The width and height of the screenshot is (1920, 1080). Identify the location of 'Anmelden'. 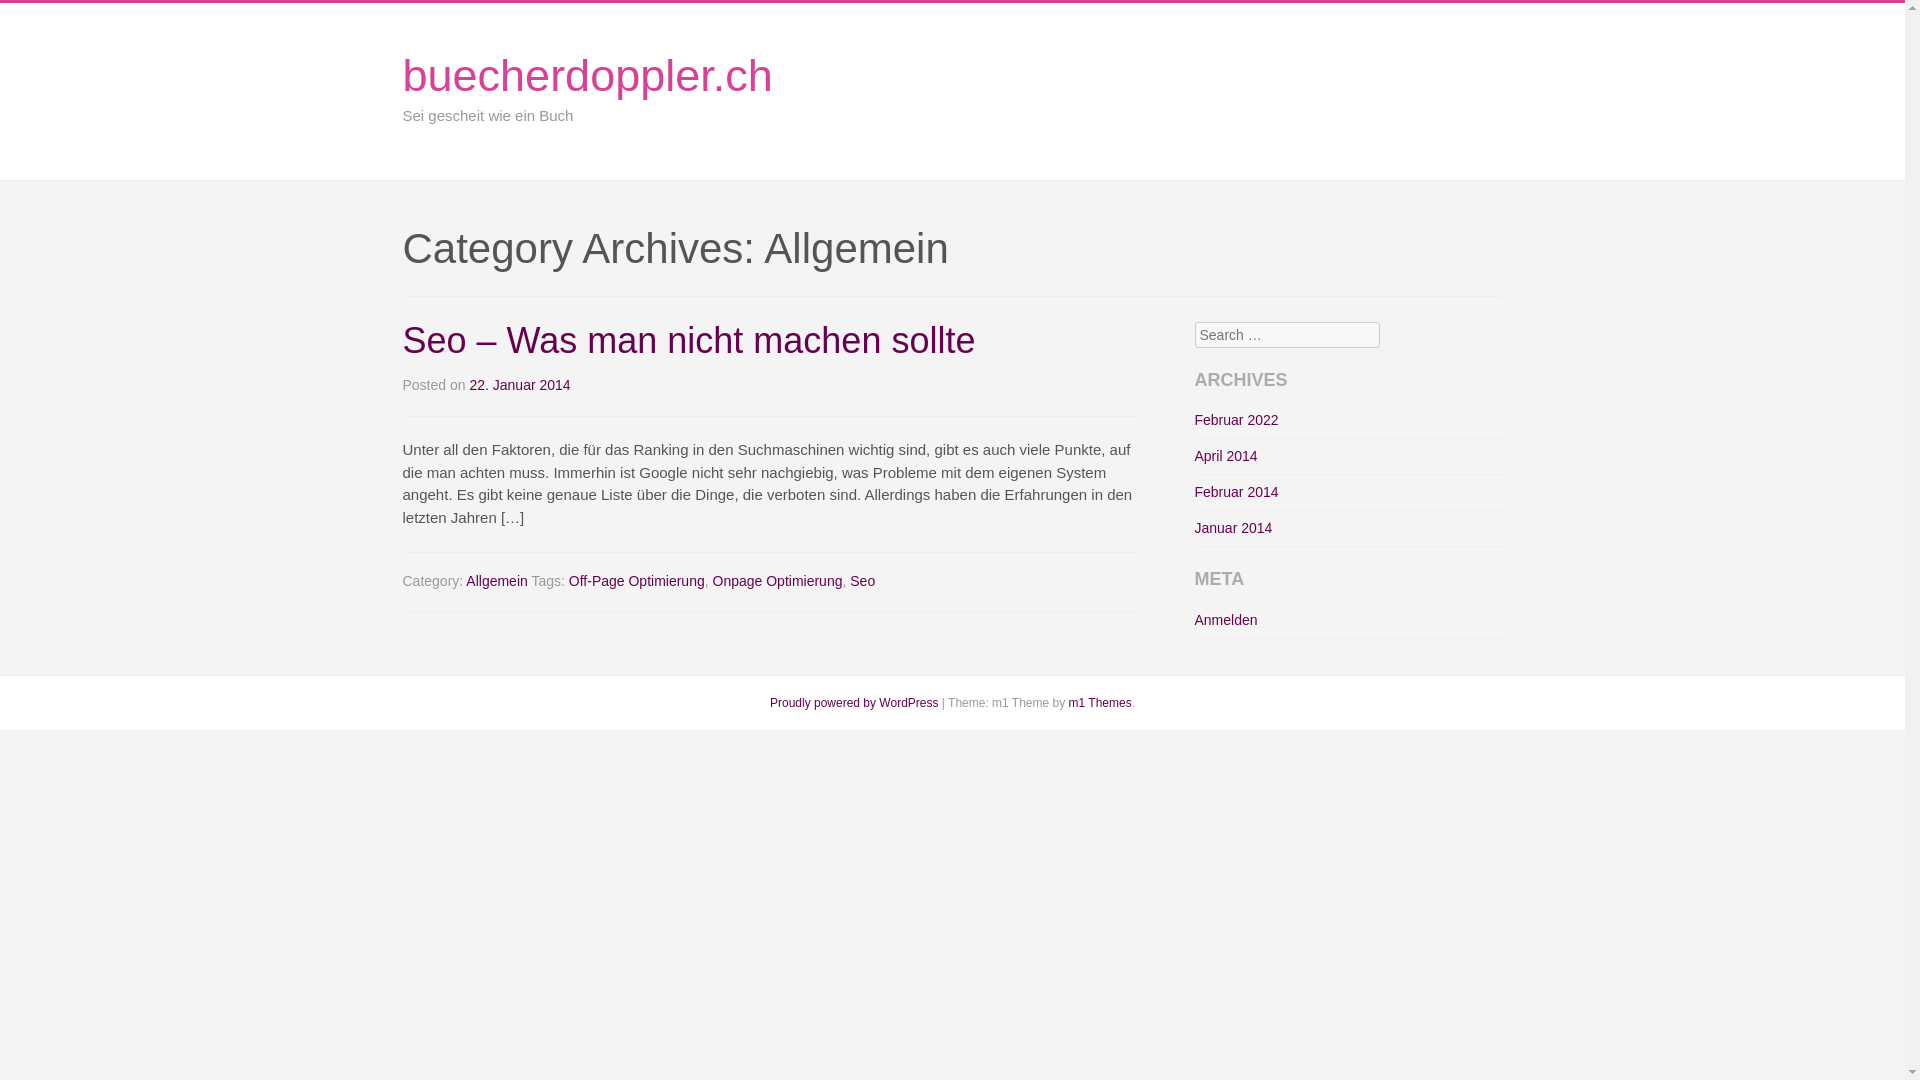
(1194, 619).